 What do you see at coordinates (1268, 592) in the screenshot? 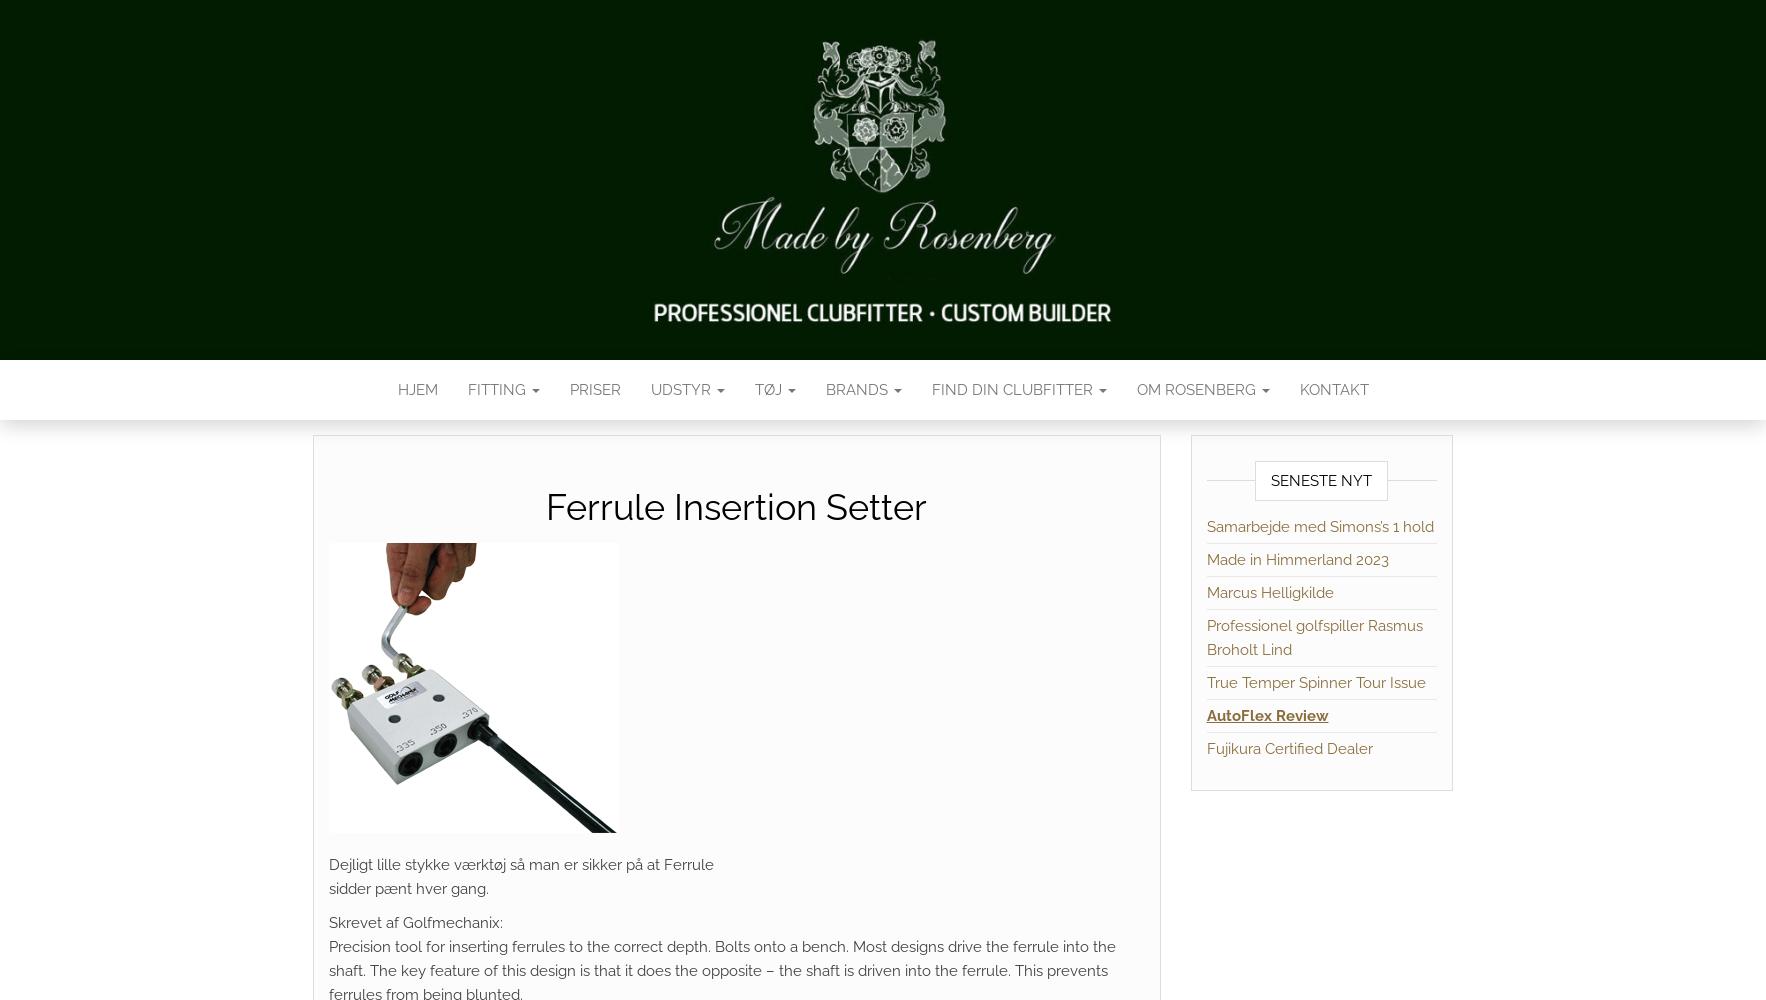
I see `'Marcus Helligkilde'` at bounding box center [1268, 592].